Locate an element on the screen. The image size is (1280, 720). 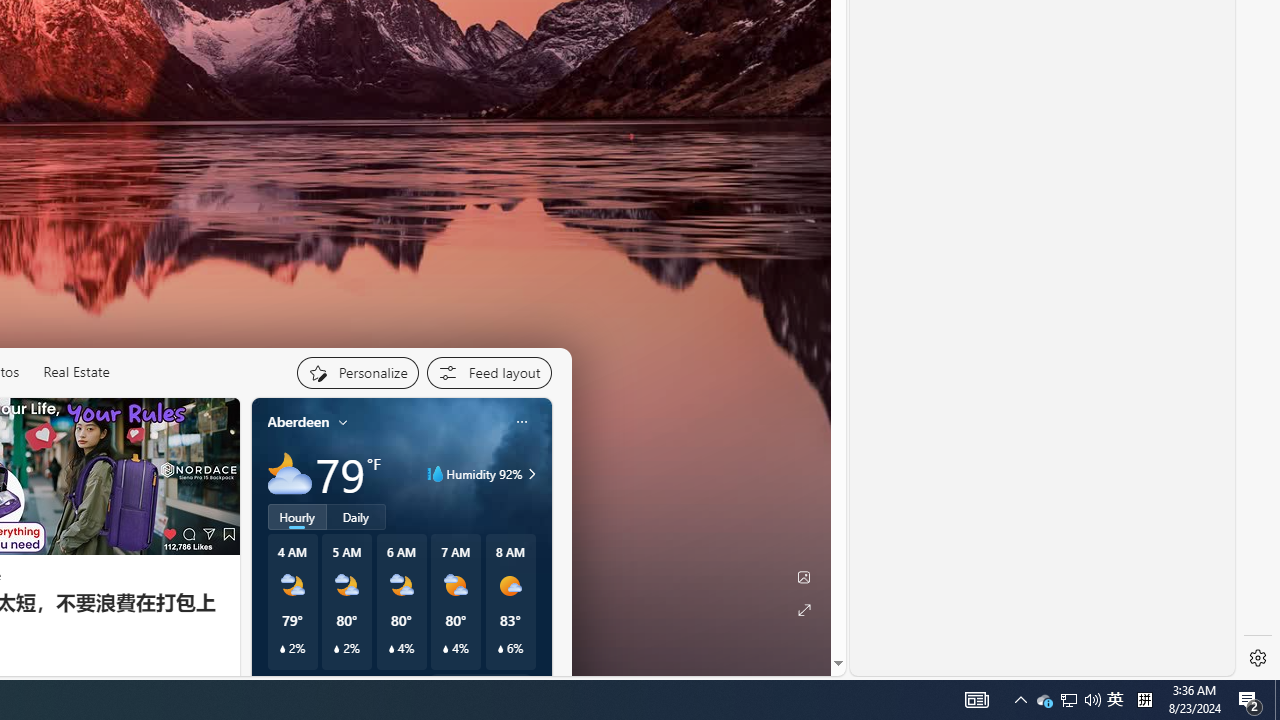
'Daily' is located at coordinates (356, 515).